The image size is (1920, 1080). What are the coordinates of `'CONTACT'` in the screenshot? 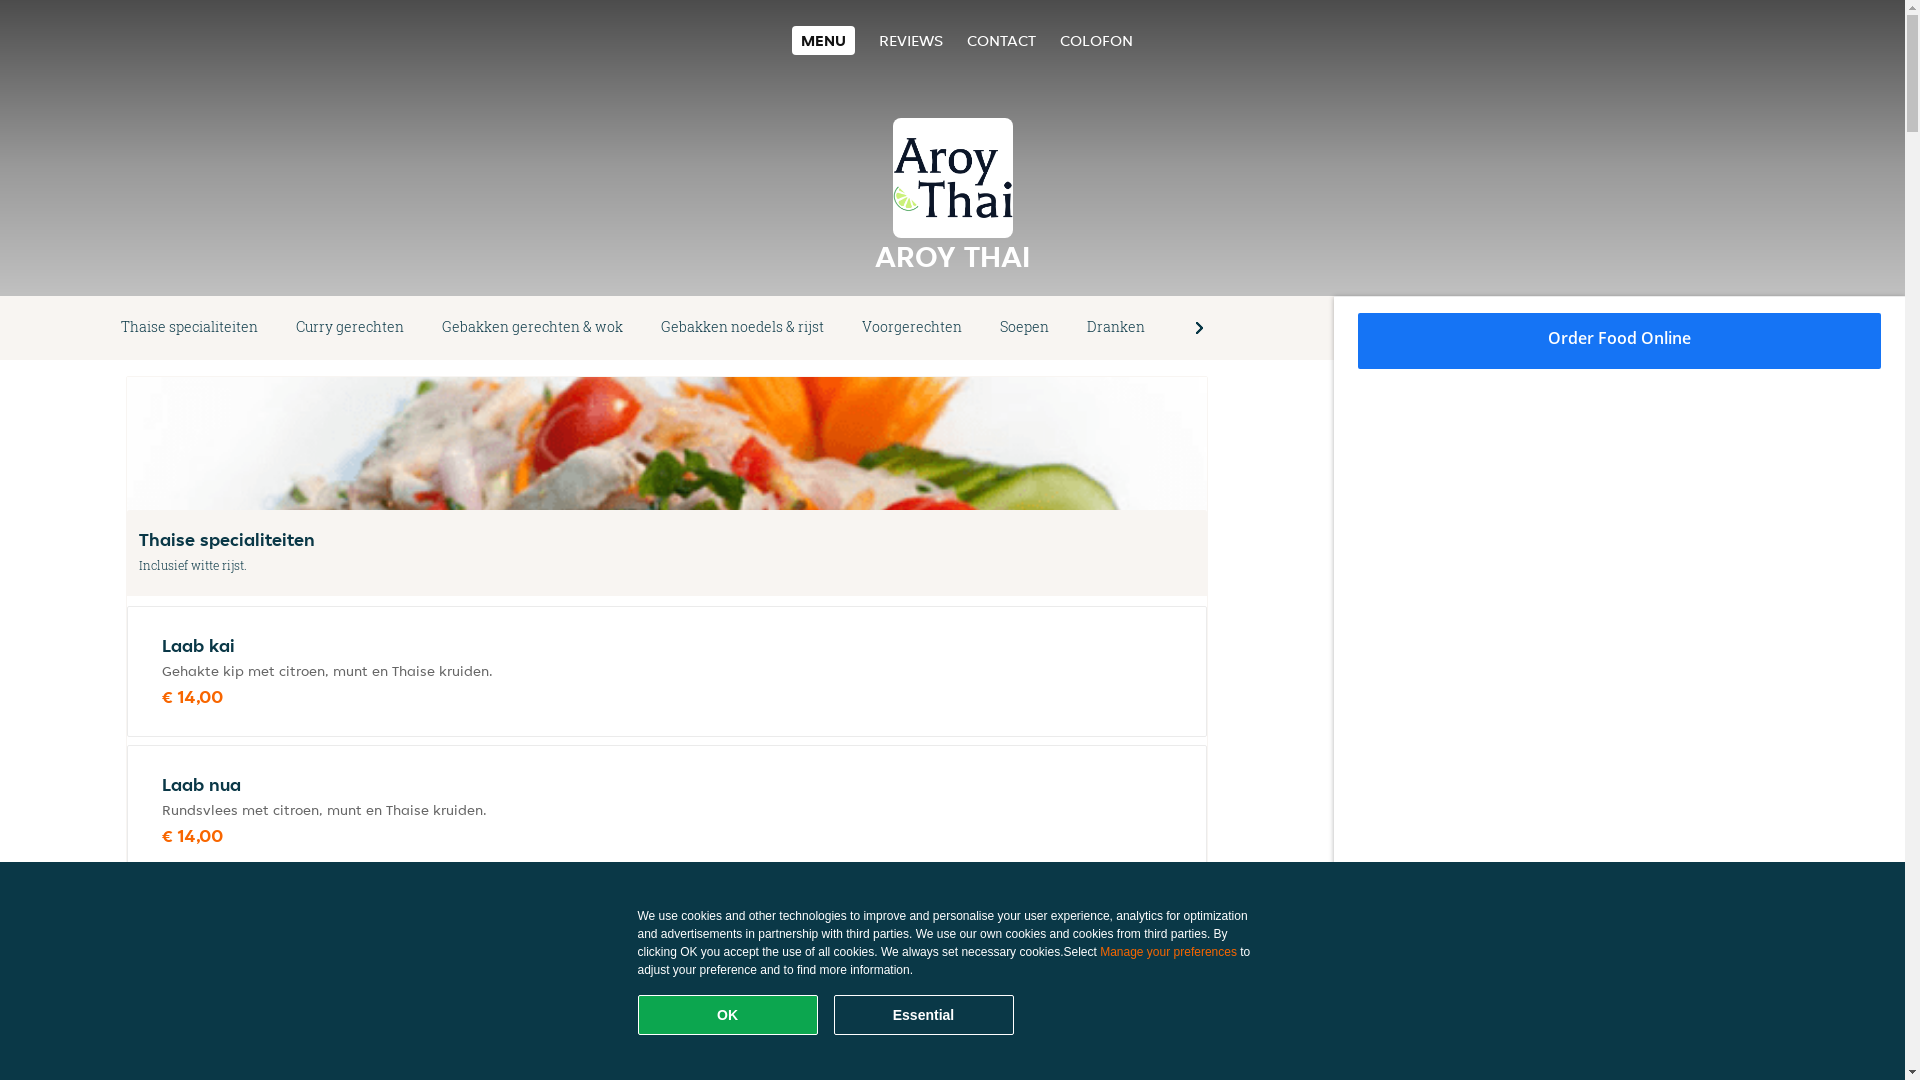 It's located at (1001, 40).